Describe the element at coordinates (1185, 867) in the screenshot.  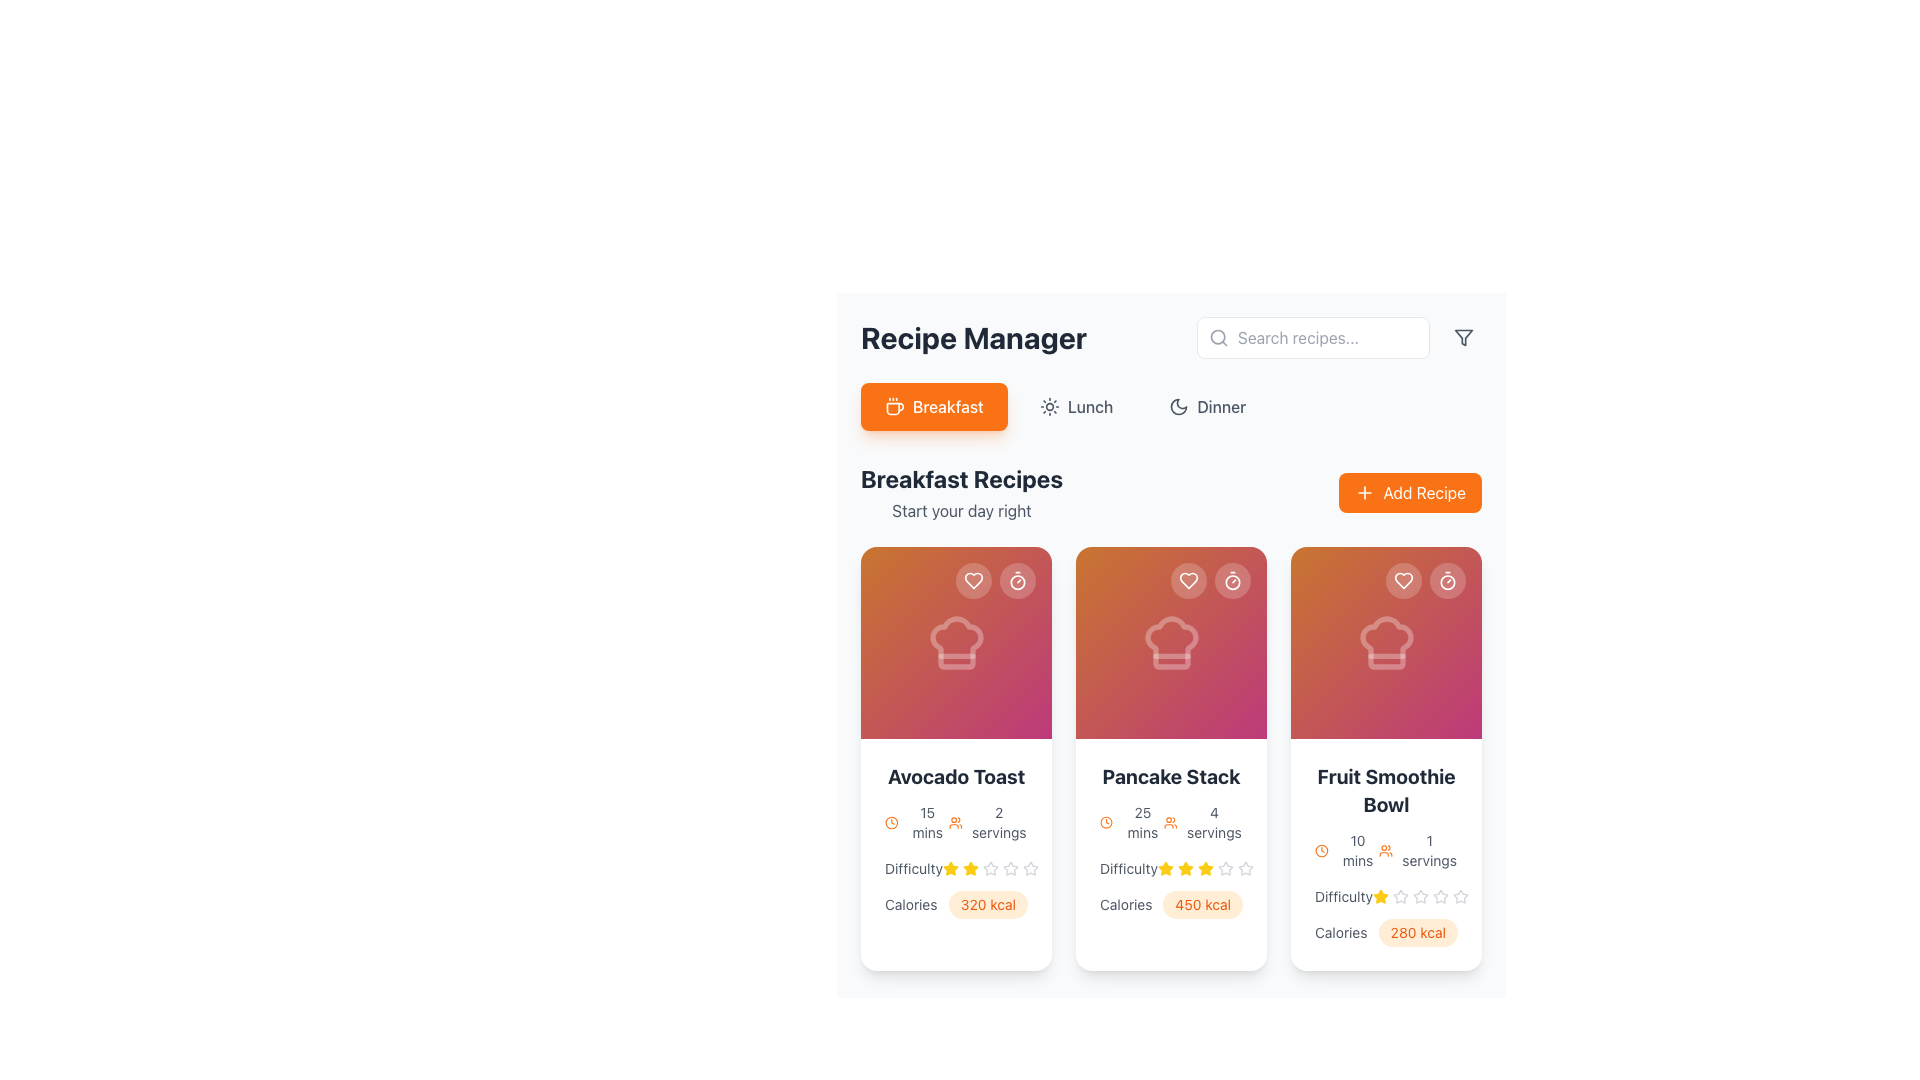
I see `the second star icon in the difficulty rating component of the 'Pancake Stack' card in the 'Breakfast Recipes' section, which visually represents a one star rating` at that location.